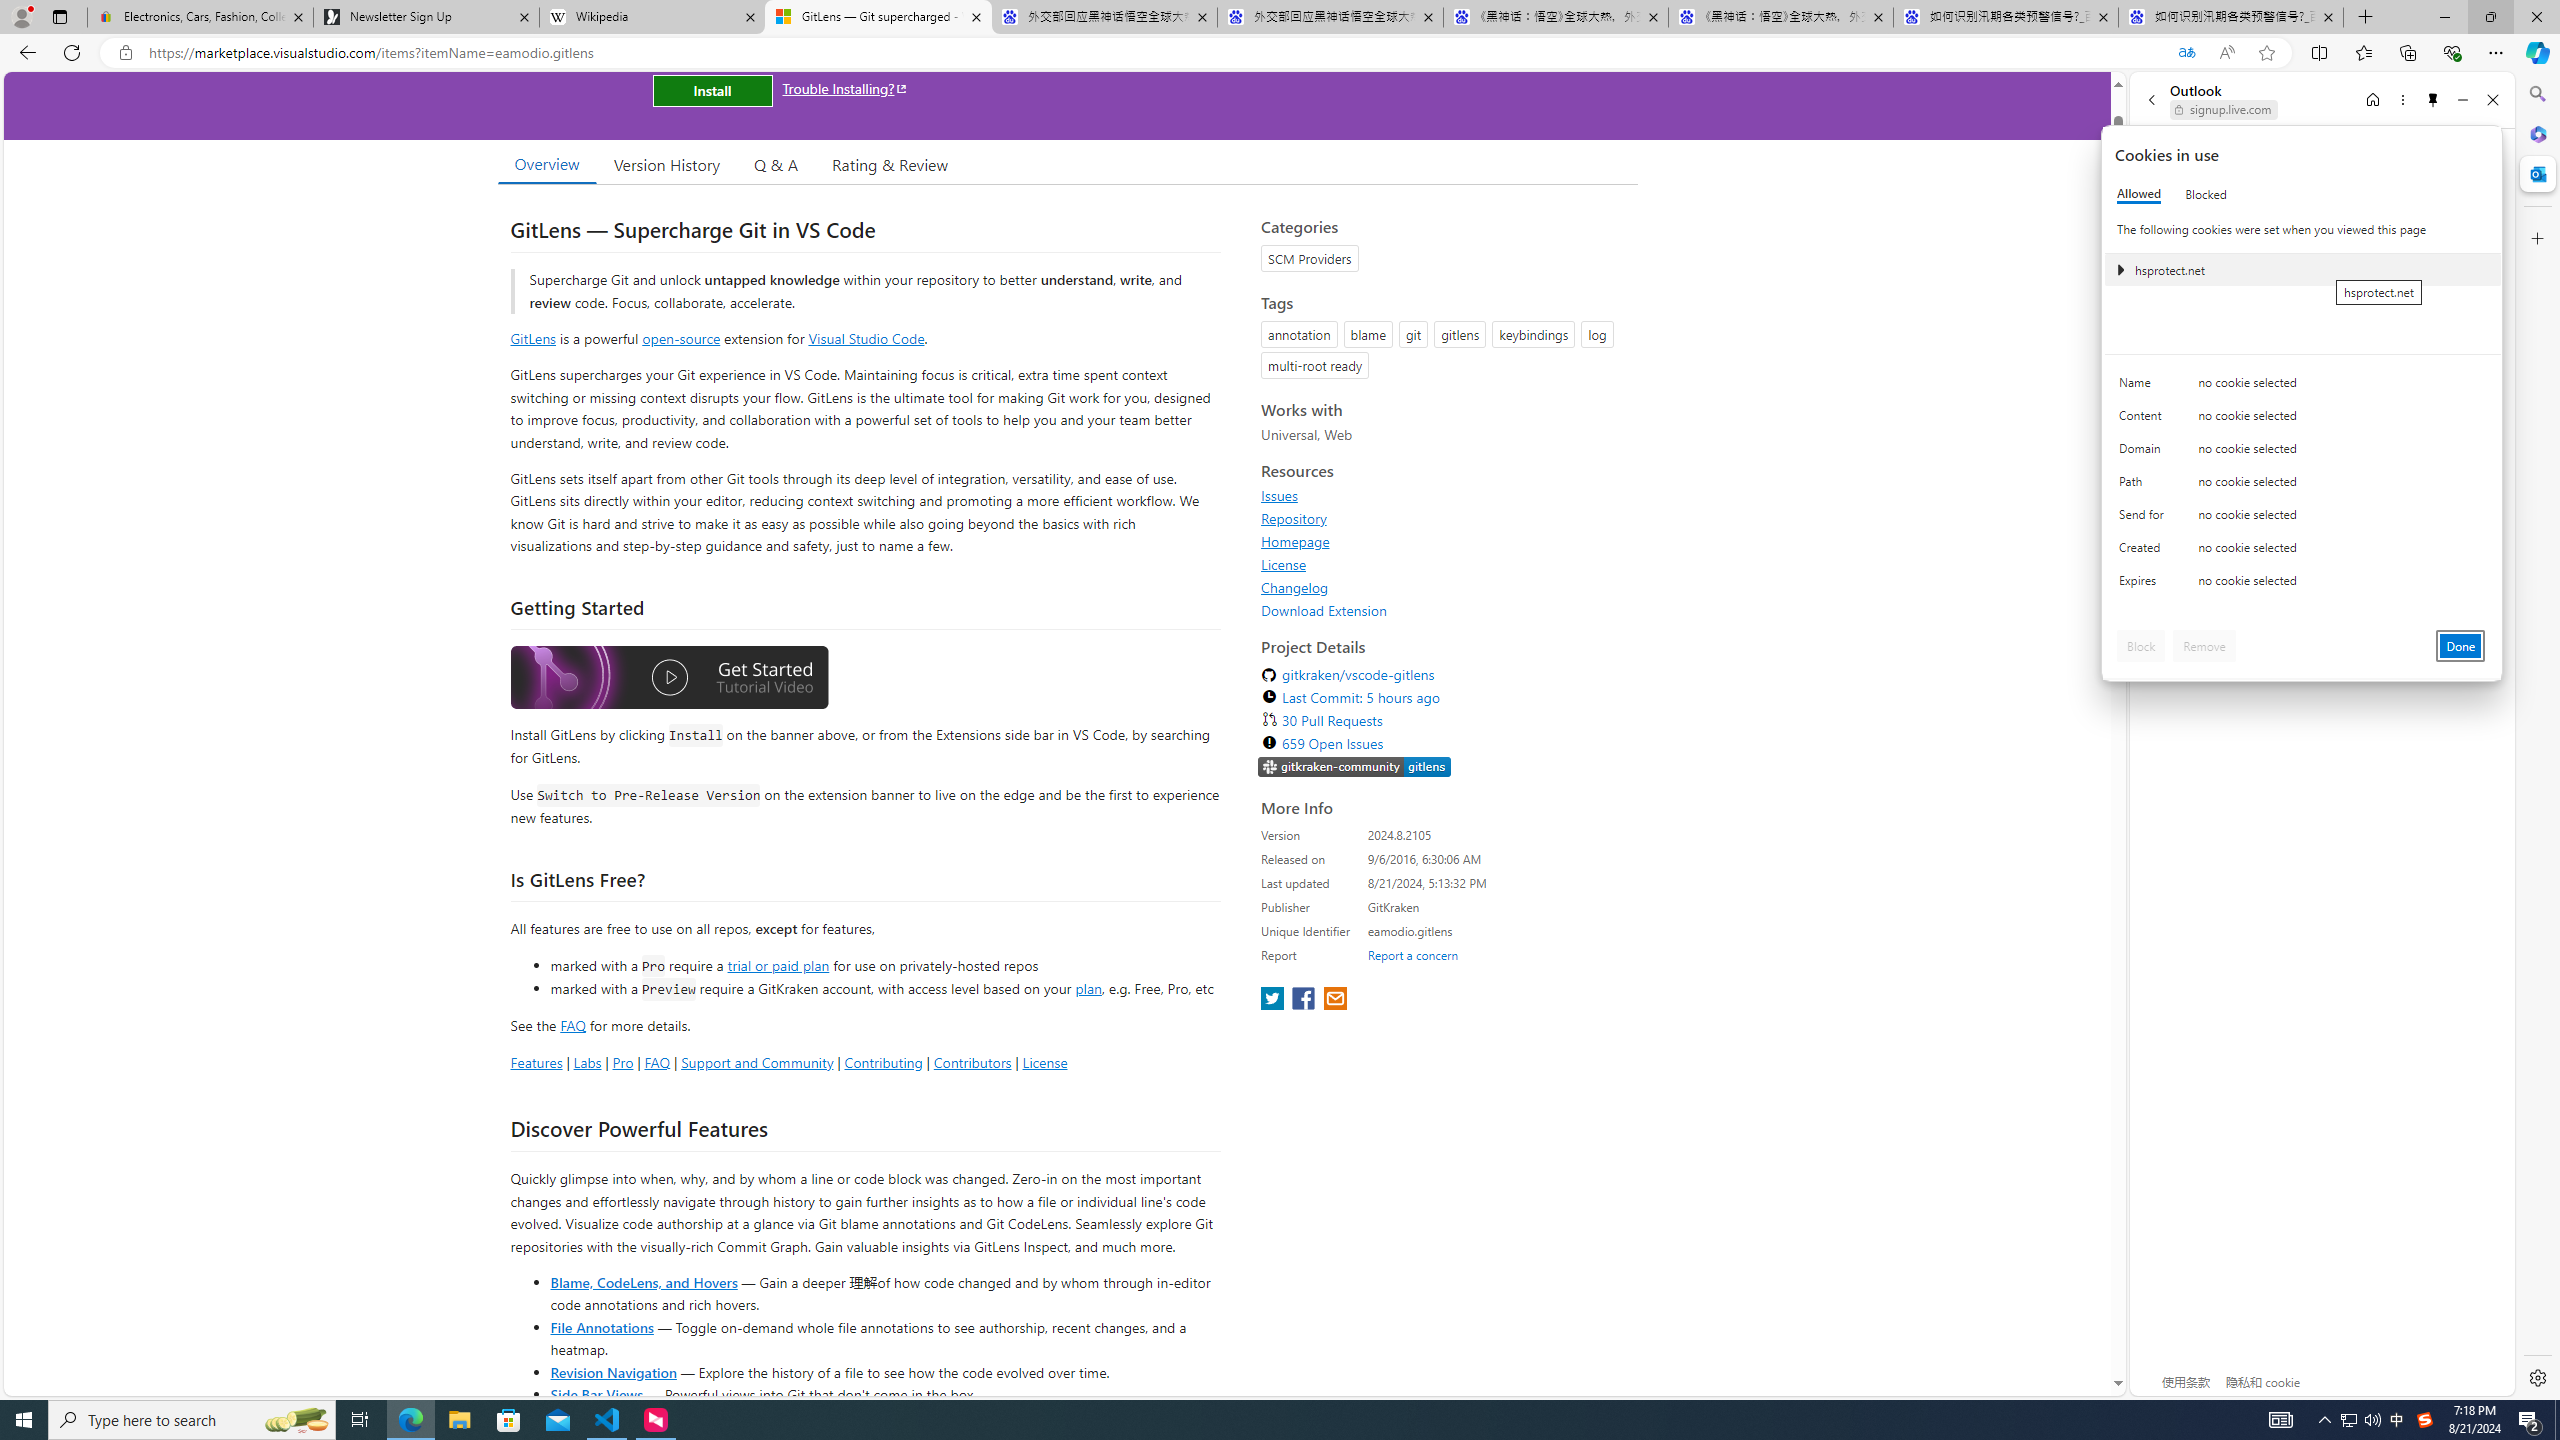 The height and width of the screenshot is (1440, 2560). Describe the element at coordinates (2302, 387) in the screenshot. I see `'Class: c0153 c0157 c0154'` at that location.